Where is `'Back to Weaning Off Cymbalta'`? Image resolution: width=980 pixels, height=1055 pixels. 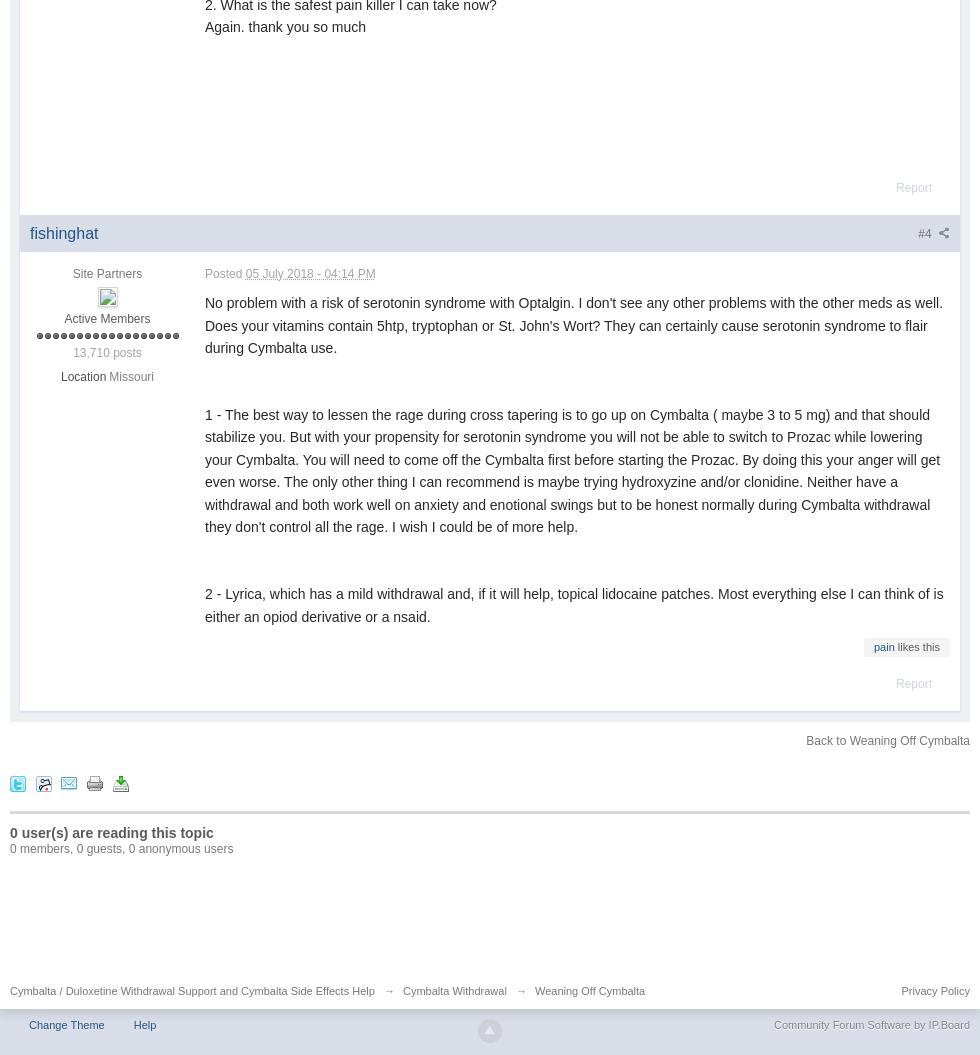
'Back to Weaning Off Cymbalta' is located at coordinates (887, 739).